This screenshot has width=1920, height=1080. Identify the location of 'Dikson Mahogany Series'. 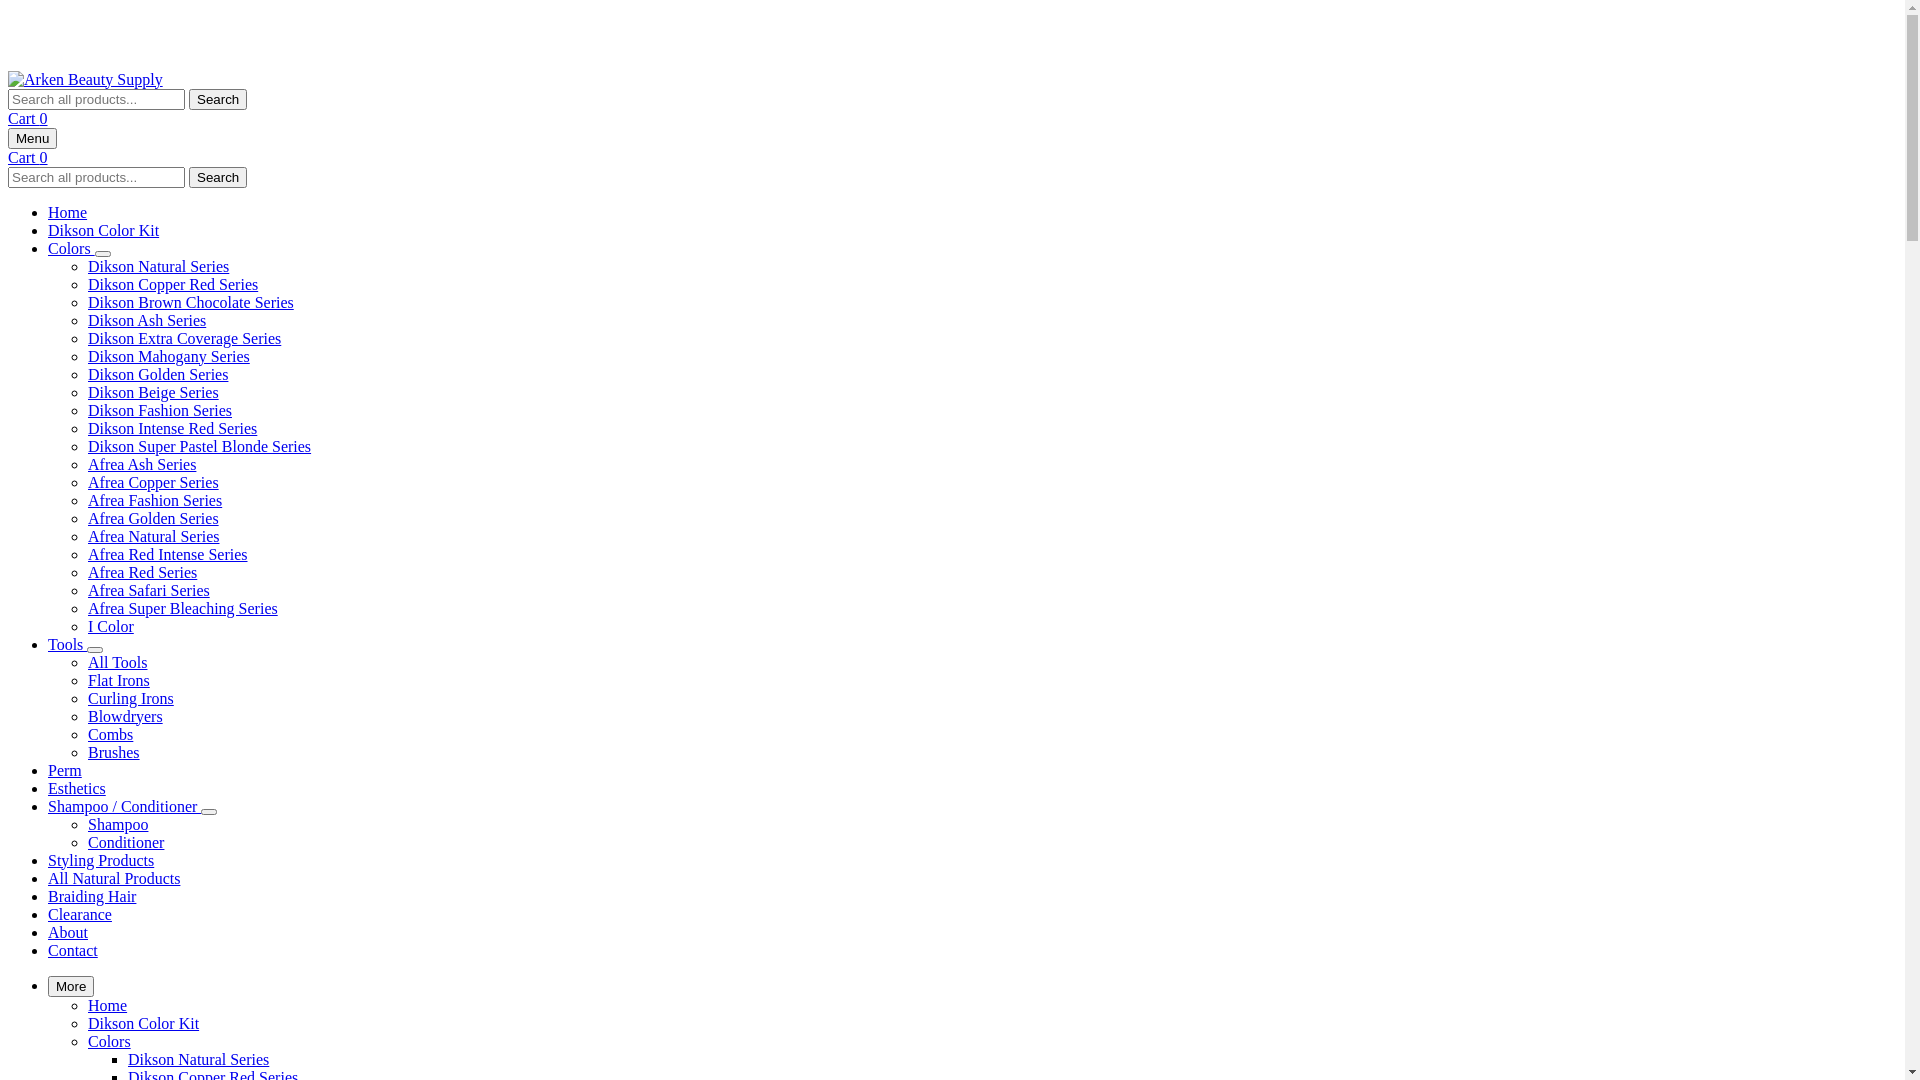
(168, 355).